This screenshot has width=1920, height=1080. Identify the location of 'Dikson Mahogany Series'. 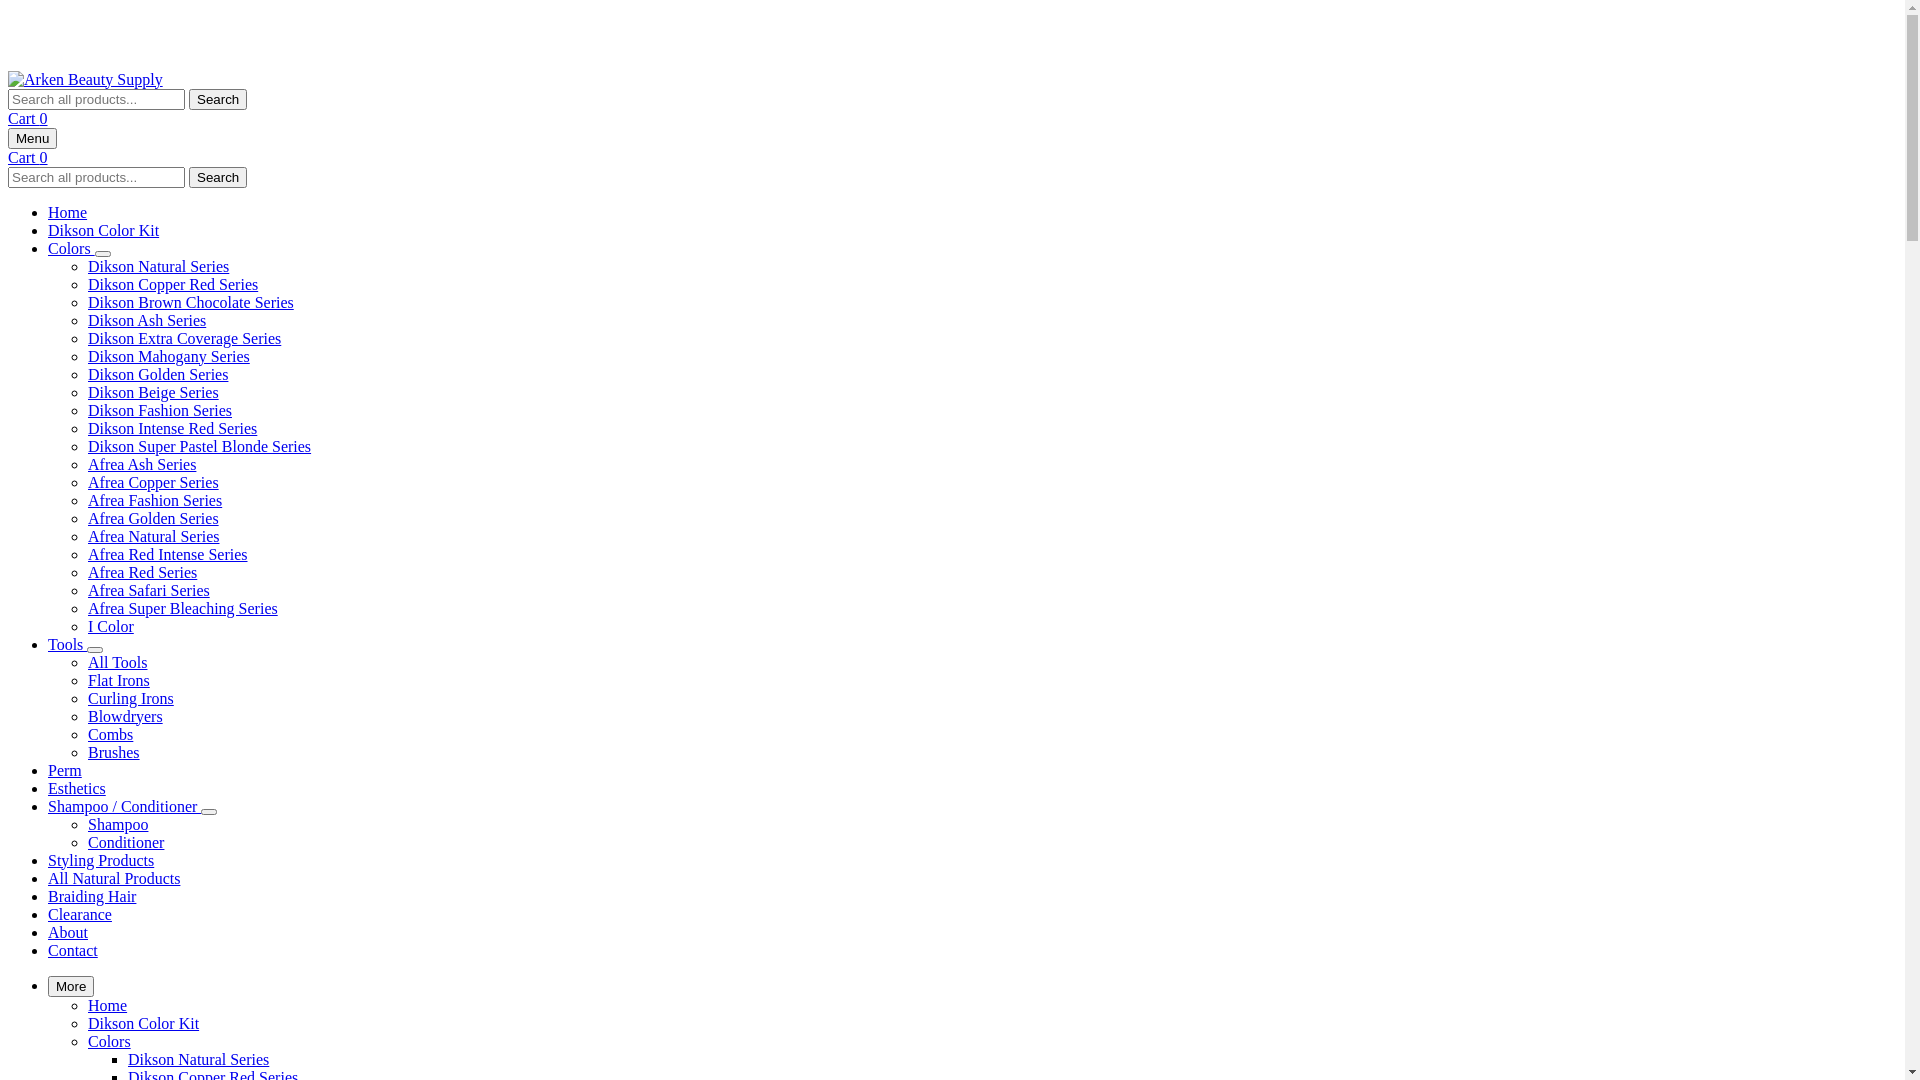
(168, 355).